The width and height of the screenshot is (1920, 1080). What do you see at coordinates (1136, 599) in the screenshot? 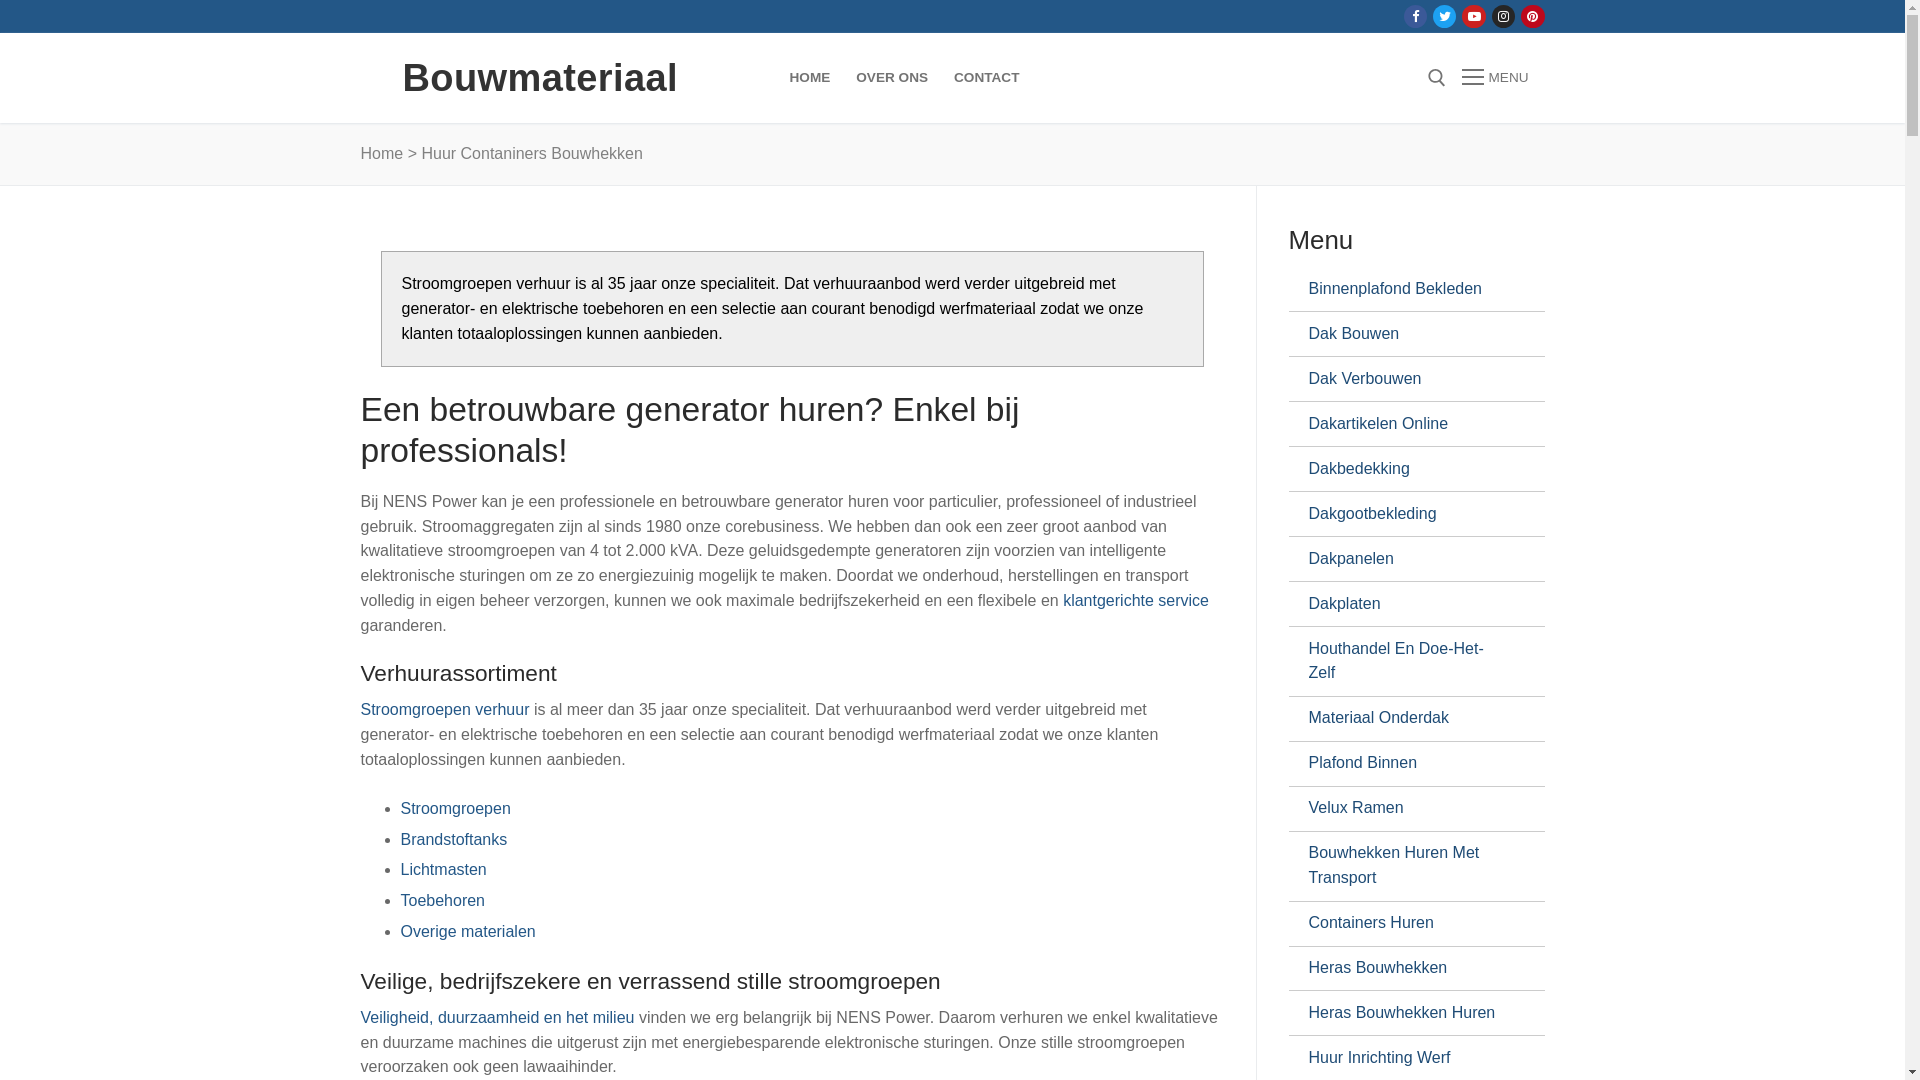
I see `'klantgerichte service'` at bounding box center [1136, 599].